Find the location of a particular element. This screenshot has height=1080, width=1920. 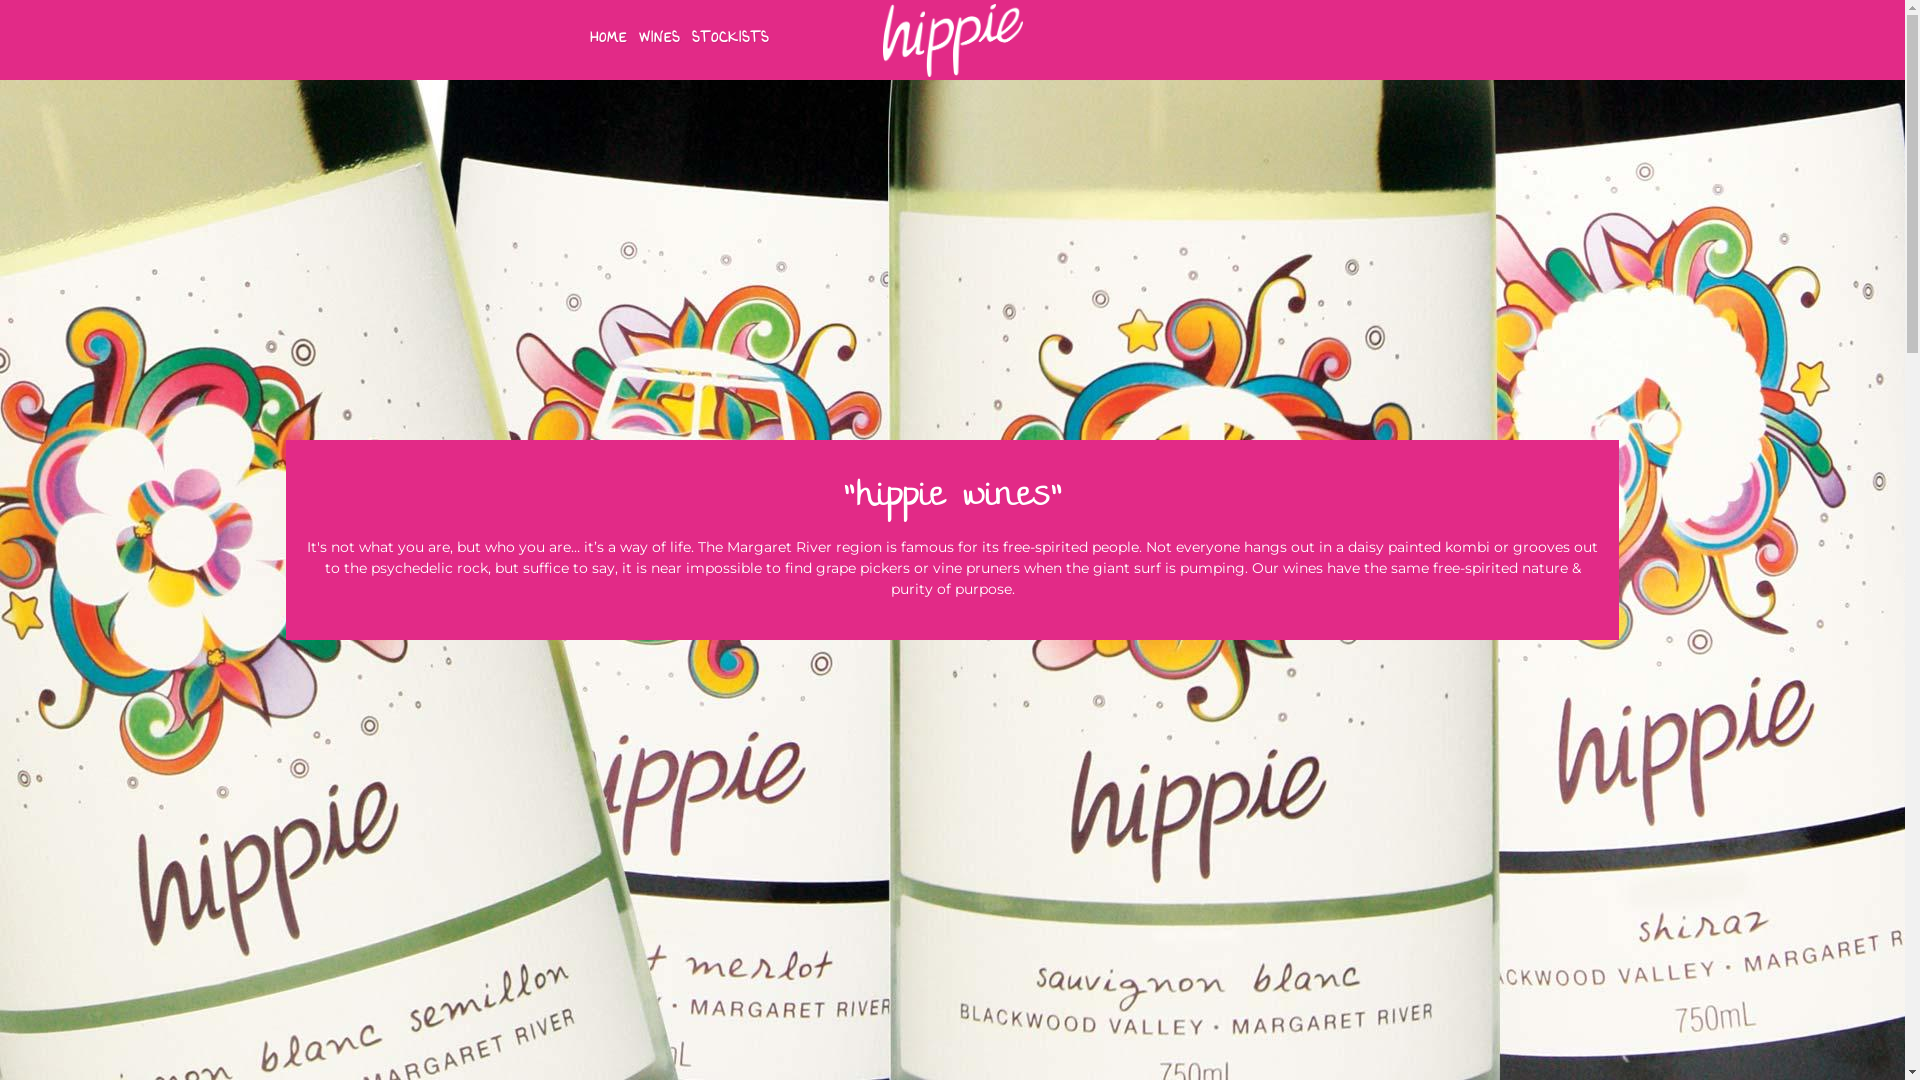

'HOME' is located at coordinates (606, 38).